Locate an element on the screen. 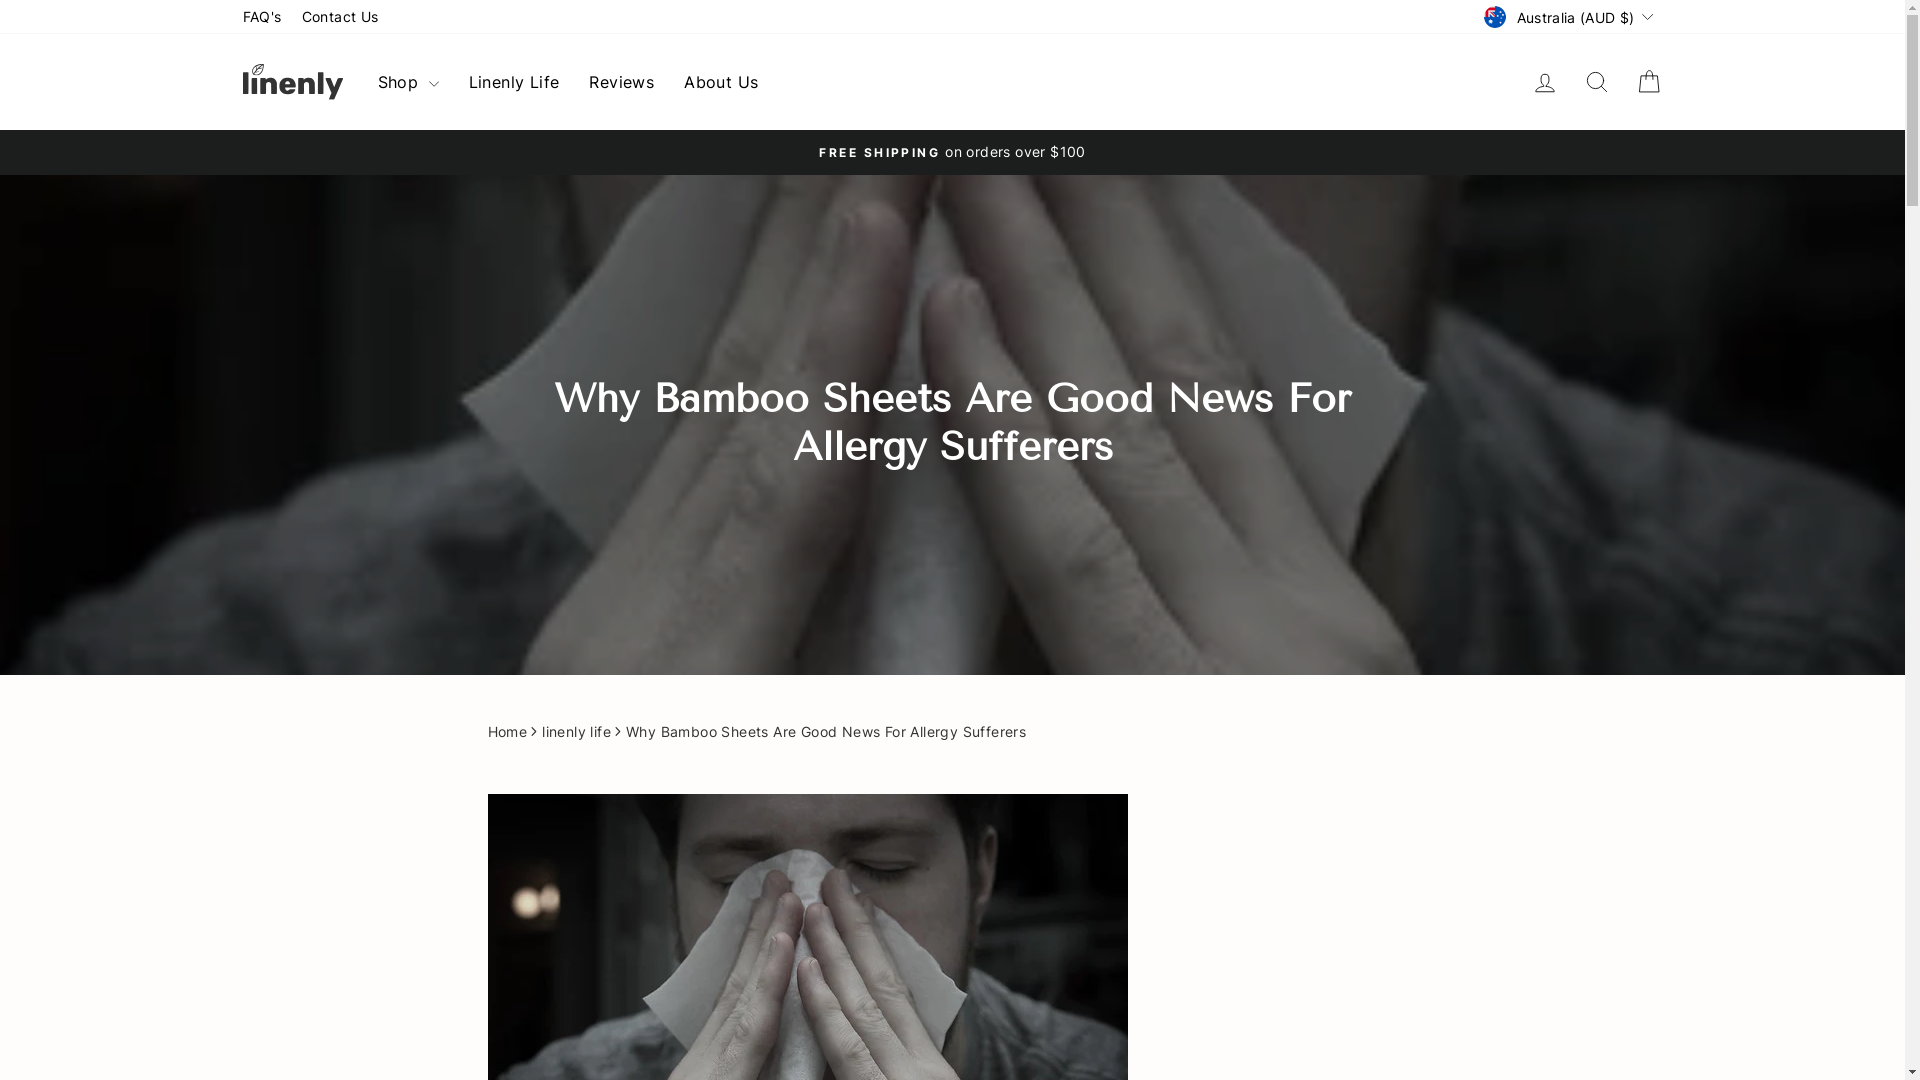  'Reviews' is located at coordinates (620, 81).